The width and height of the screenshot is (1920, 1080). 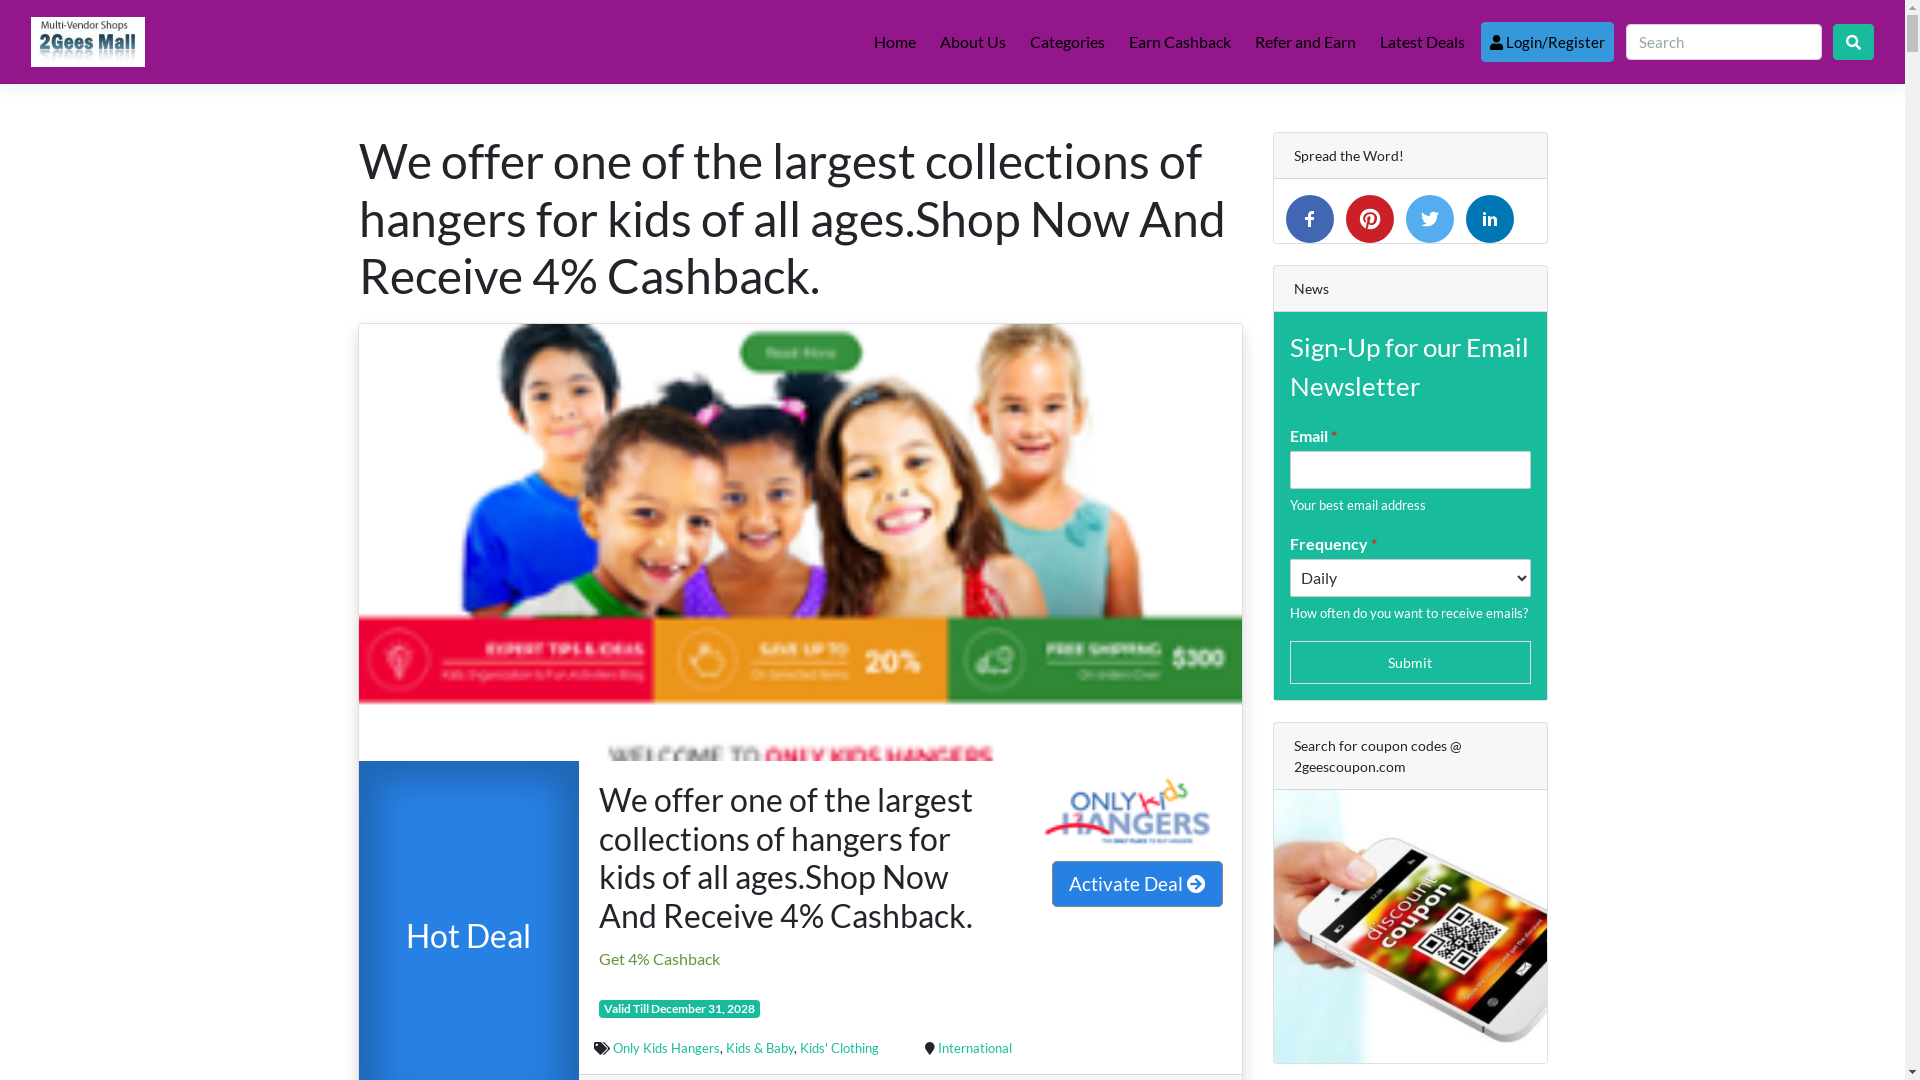 What do you see at coordinates (974, 1047) in the screenshot?
I see `'International'` at bounding box center [974, 1047].